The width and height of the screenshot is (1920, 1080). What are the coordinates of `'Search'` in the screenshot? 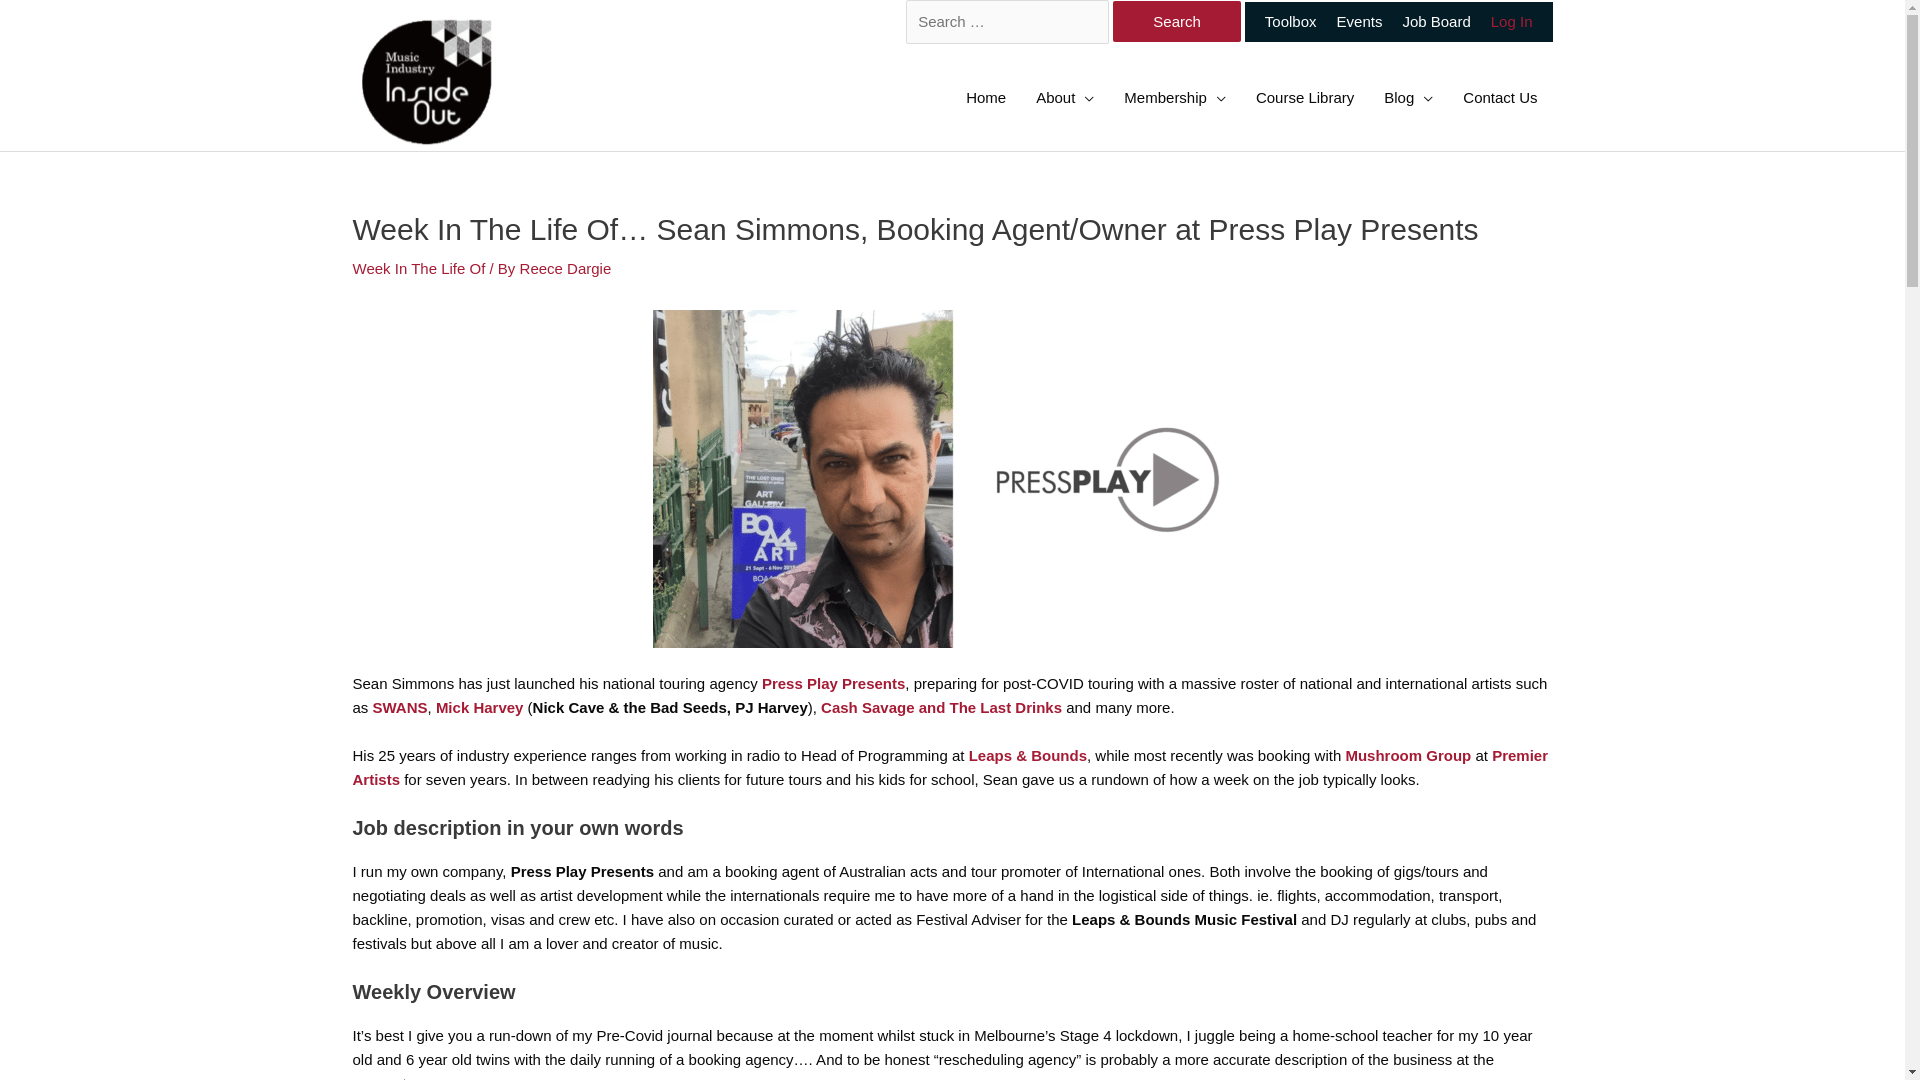 It's located at (1176, 21).